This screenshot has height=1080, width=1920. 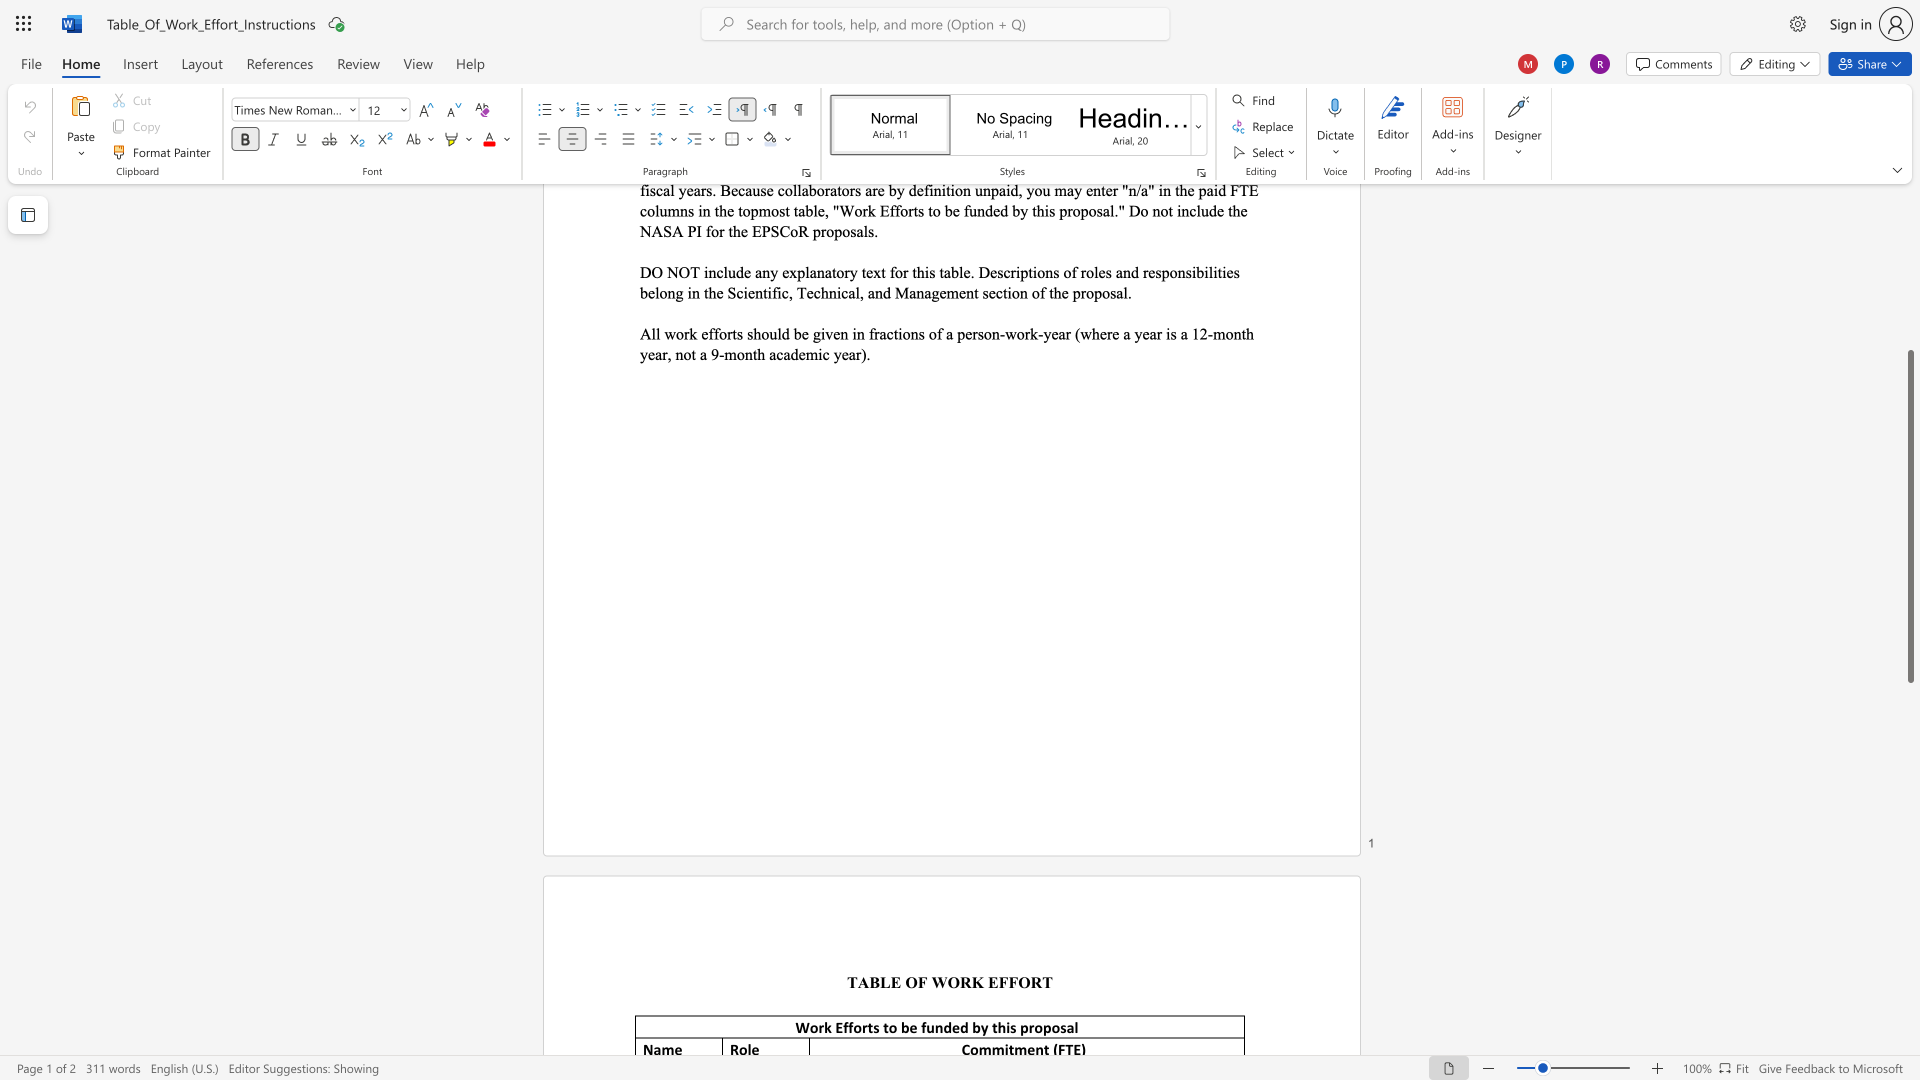 I want to click on the scrollbar to slide the page up, so click(x=1909, y=219).